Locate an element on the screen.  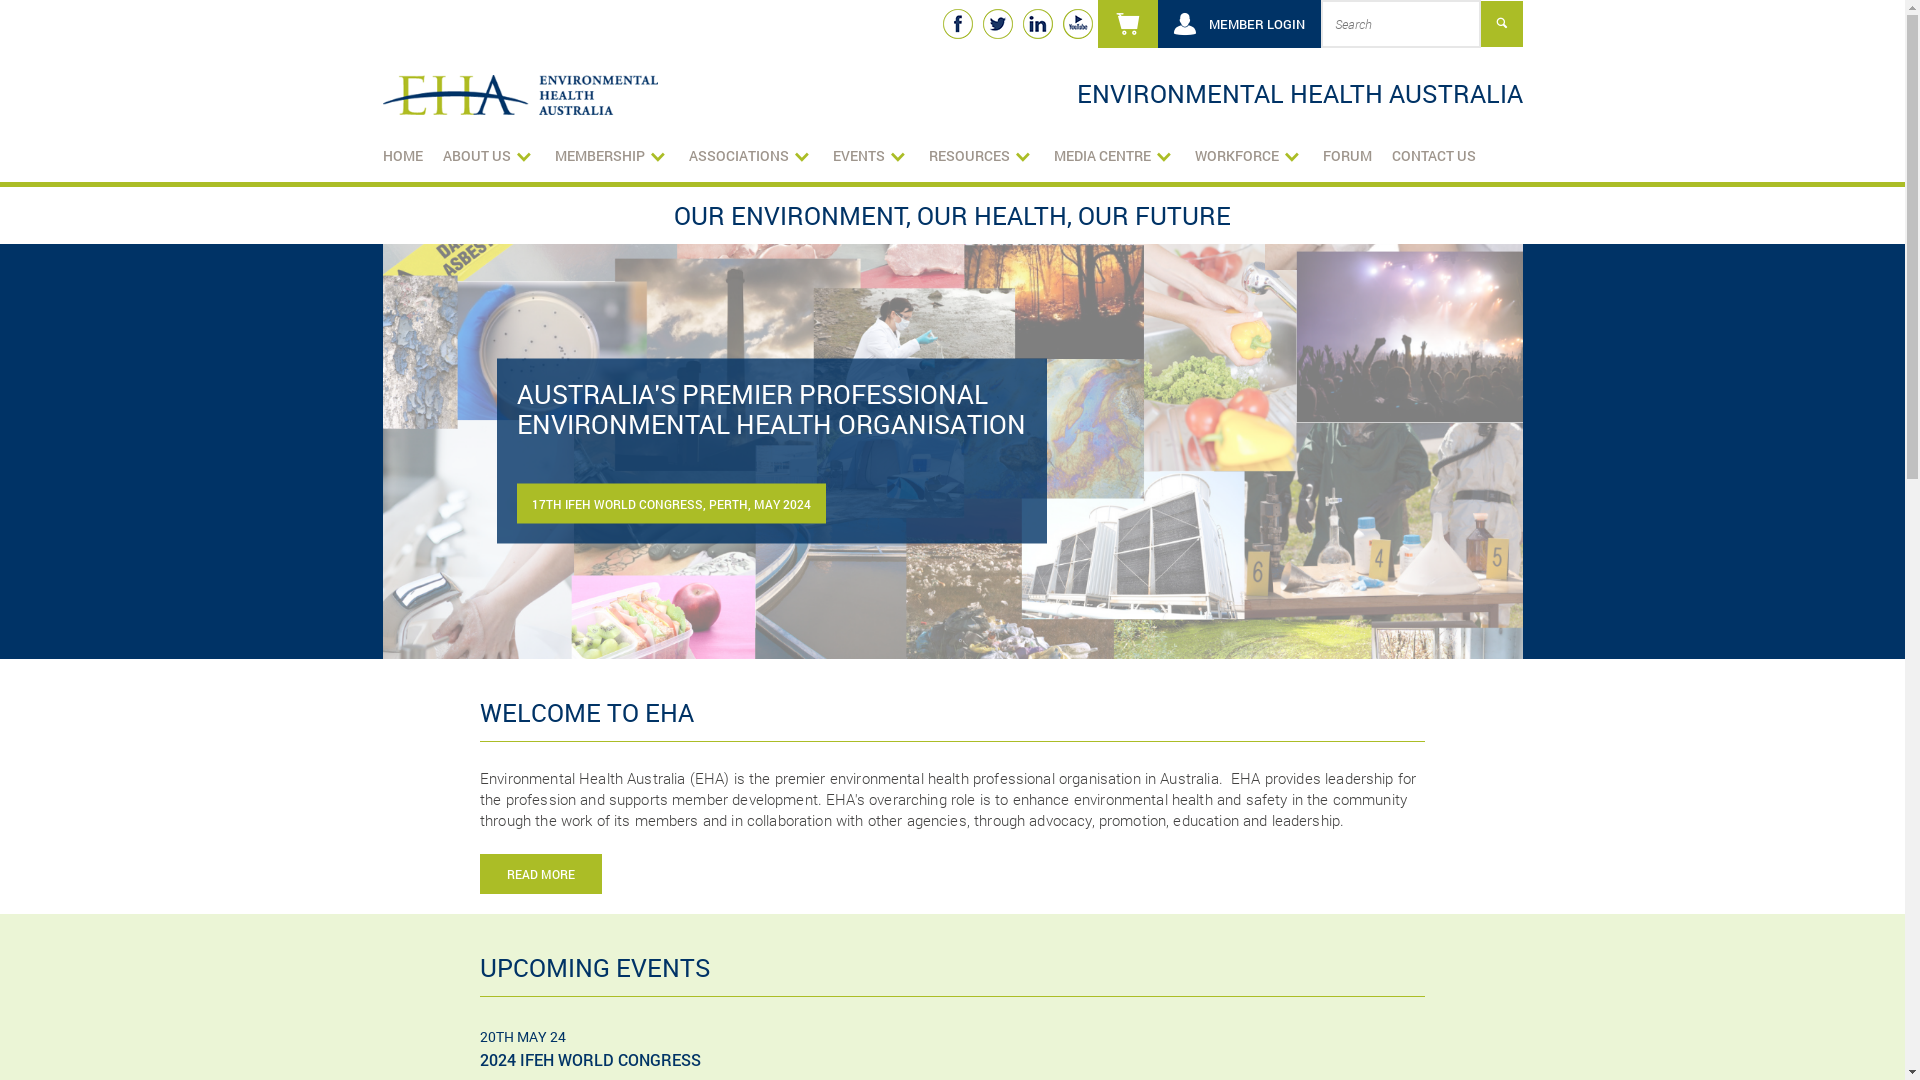
'EVENTS' is located at coordinates (869, 154).